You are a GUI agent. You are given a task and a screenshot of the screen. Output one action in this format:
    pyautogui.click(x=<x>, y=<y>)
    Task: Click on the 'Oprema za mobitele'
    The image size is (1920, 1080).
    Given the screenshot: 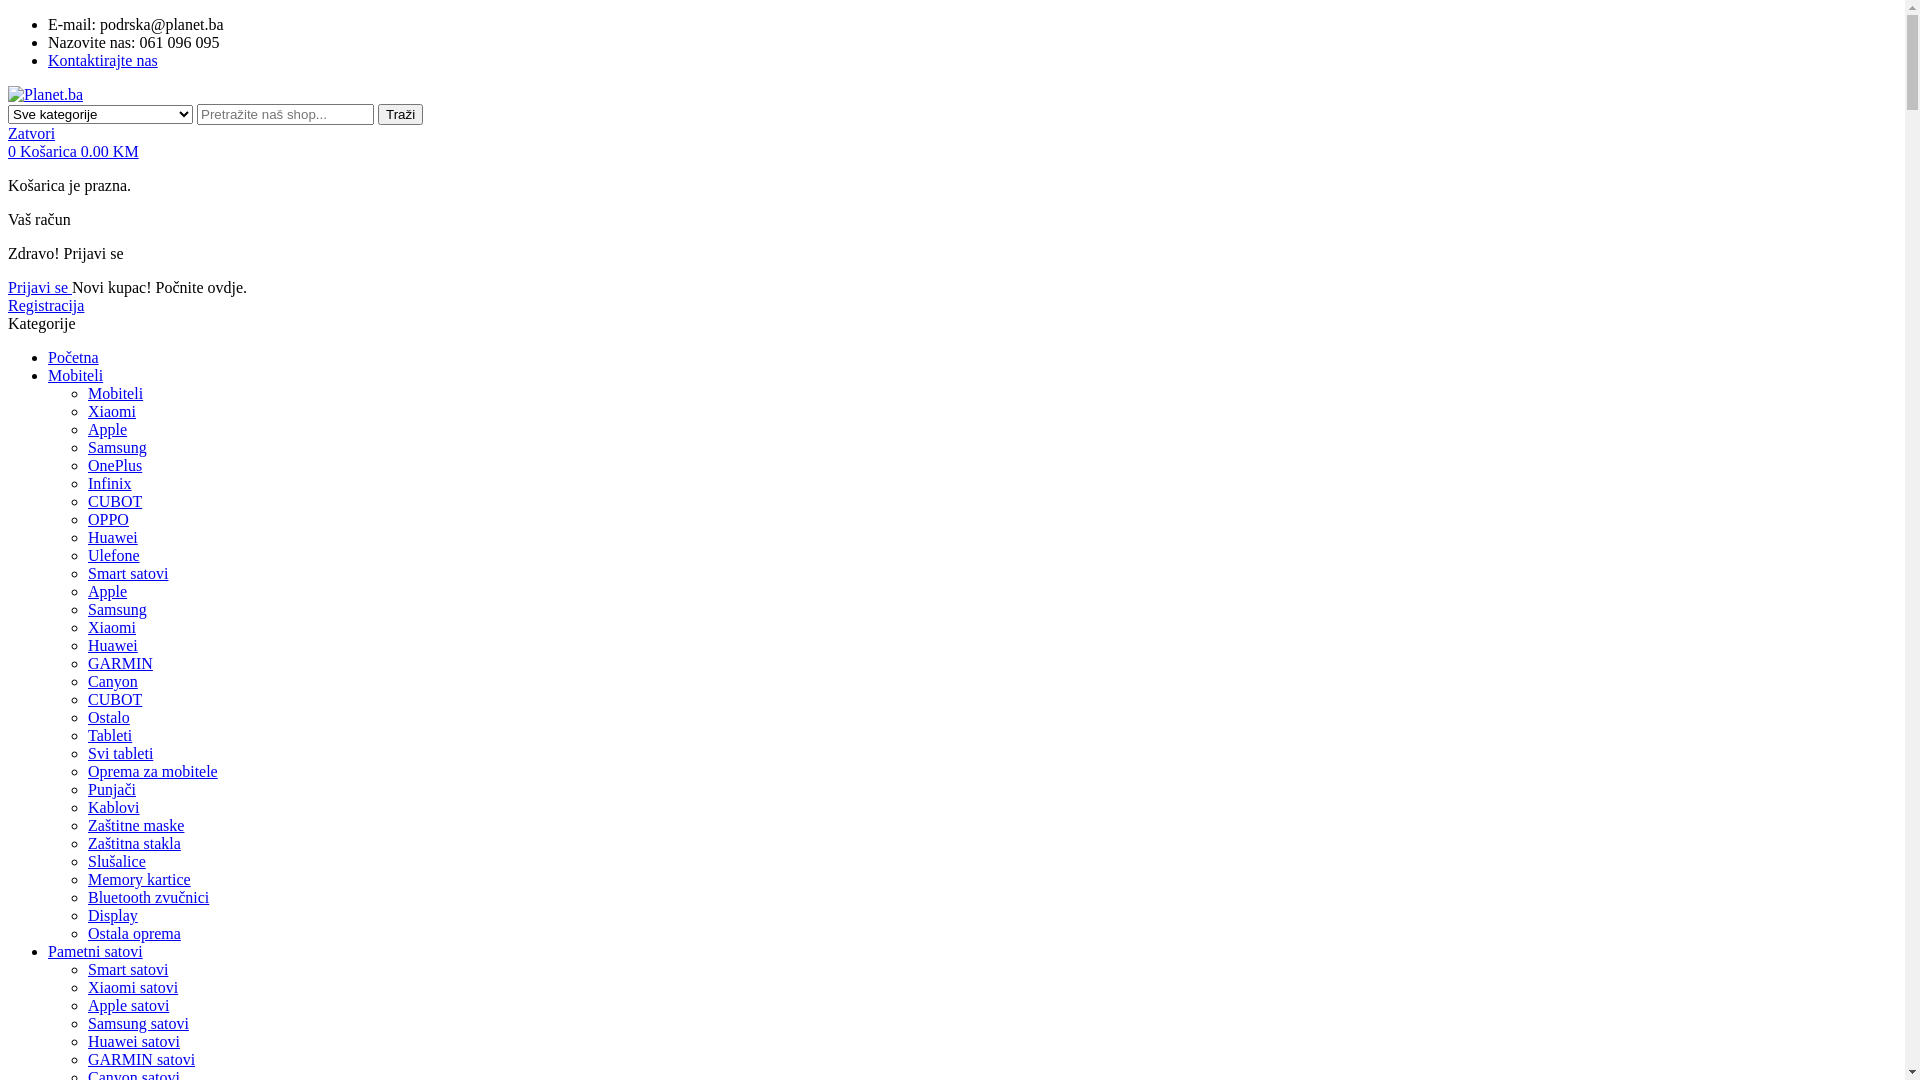 What is the action you would take?
    pyautogui.click(x=86, y=770)
    